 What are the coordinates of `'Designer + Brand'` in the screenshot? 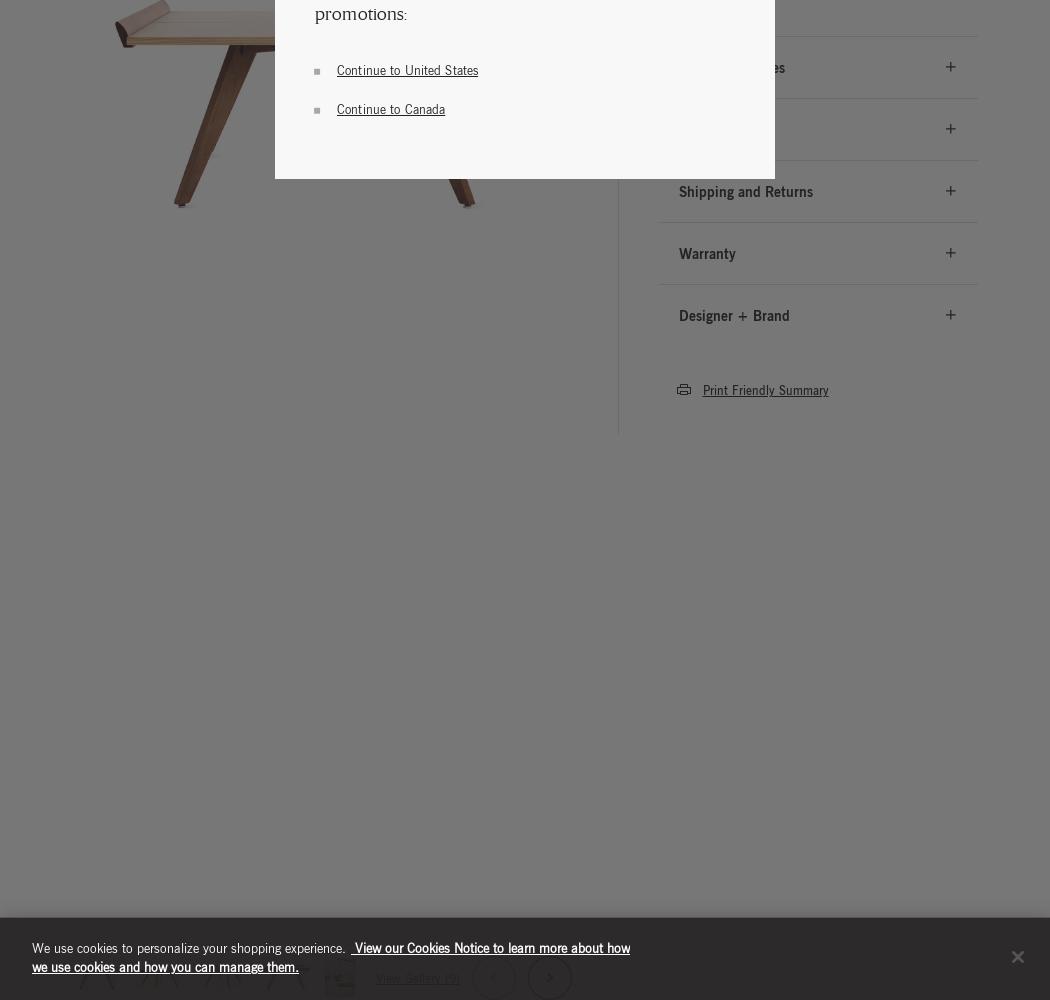 It's located at (732, 314).